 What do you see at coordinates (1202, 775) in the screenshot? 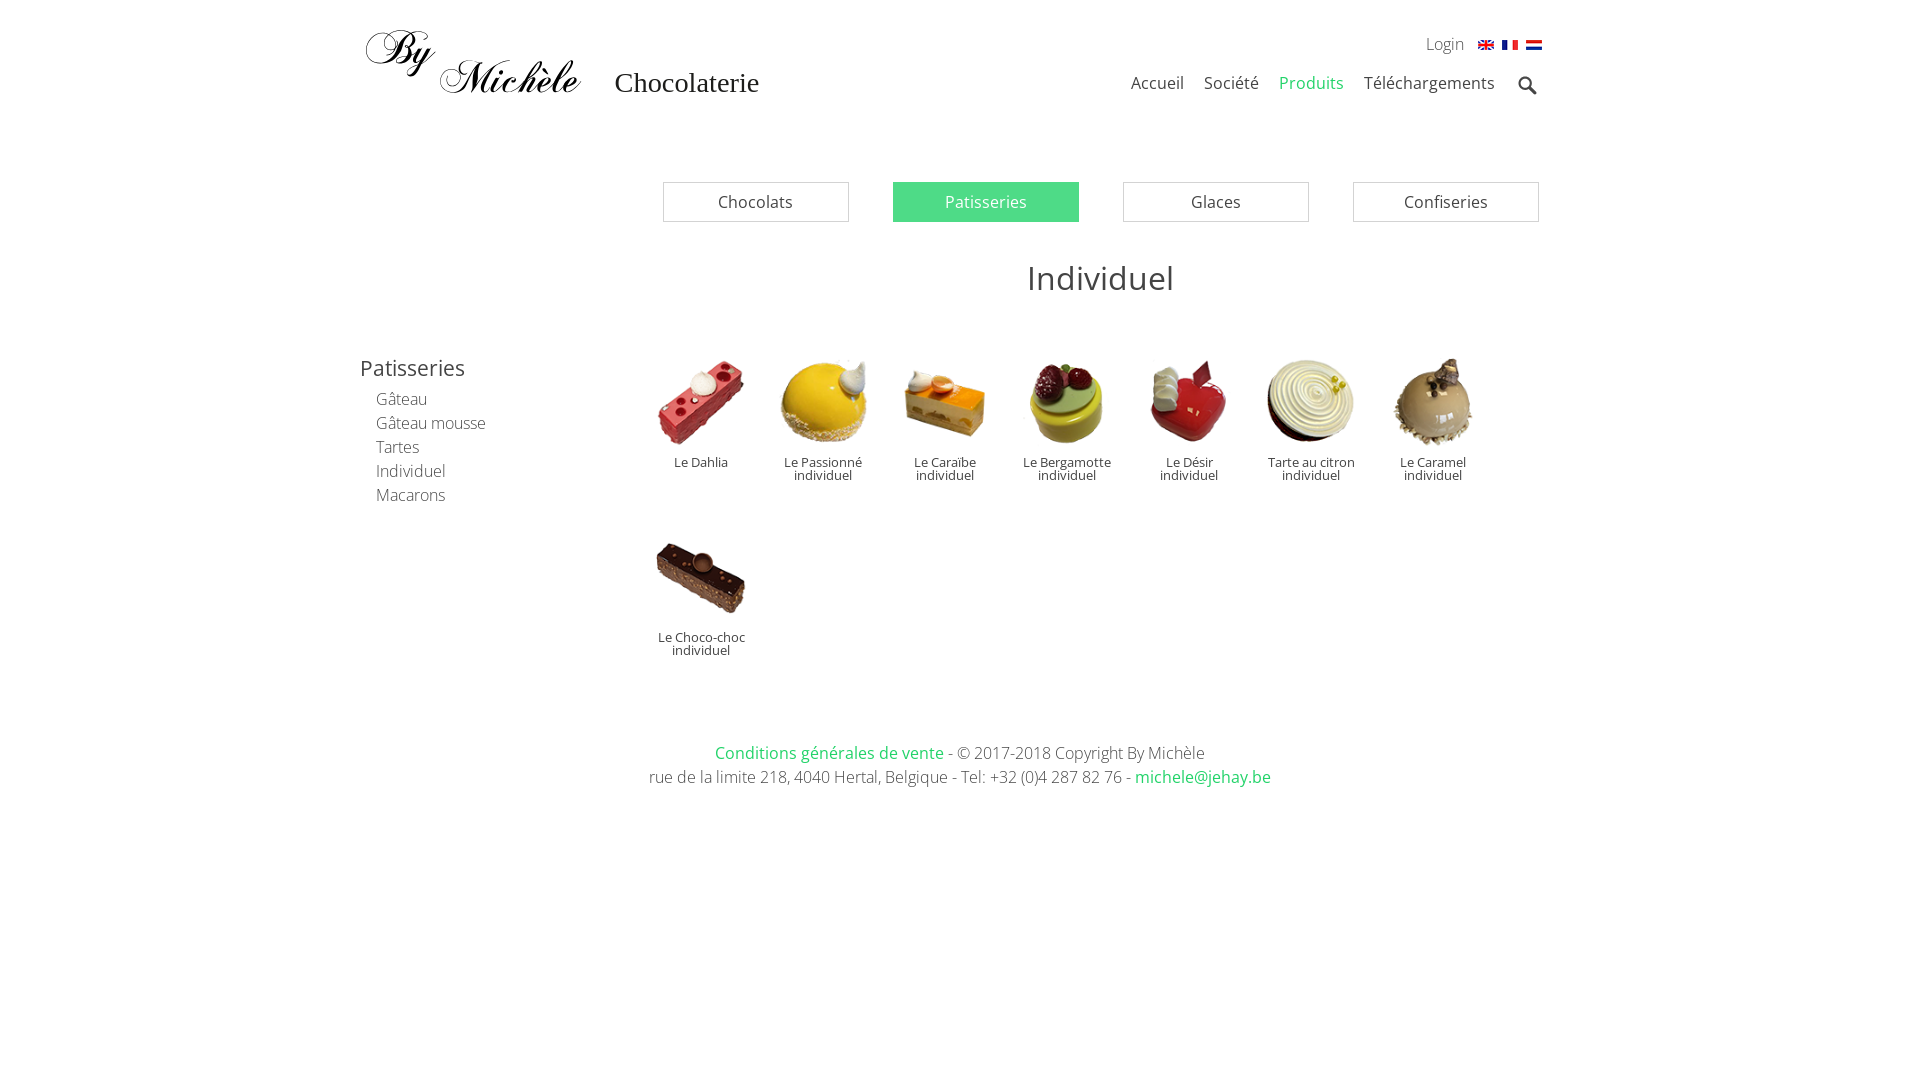
I see `'michele@jehay.be'` at bounding box center [1202, 775].